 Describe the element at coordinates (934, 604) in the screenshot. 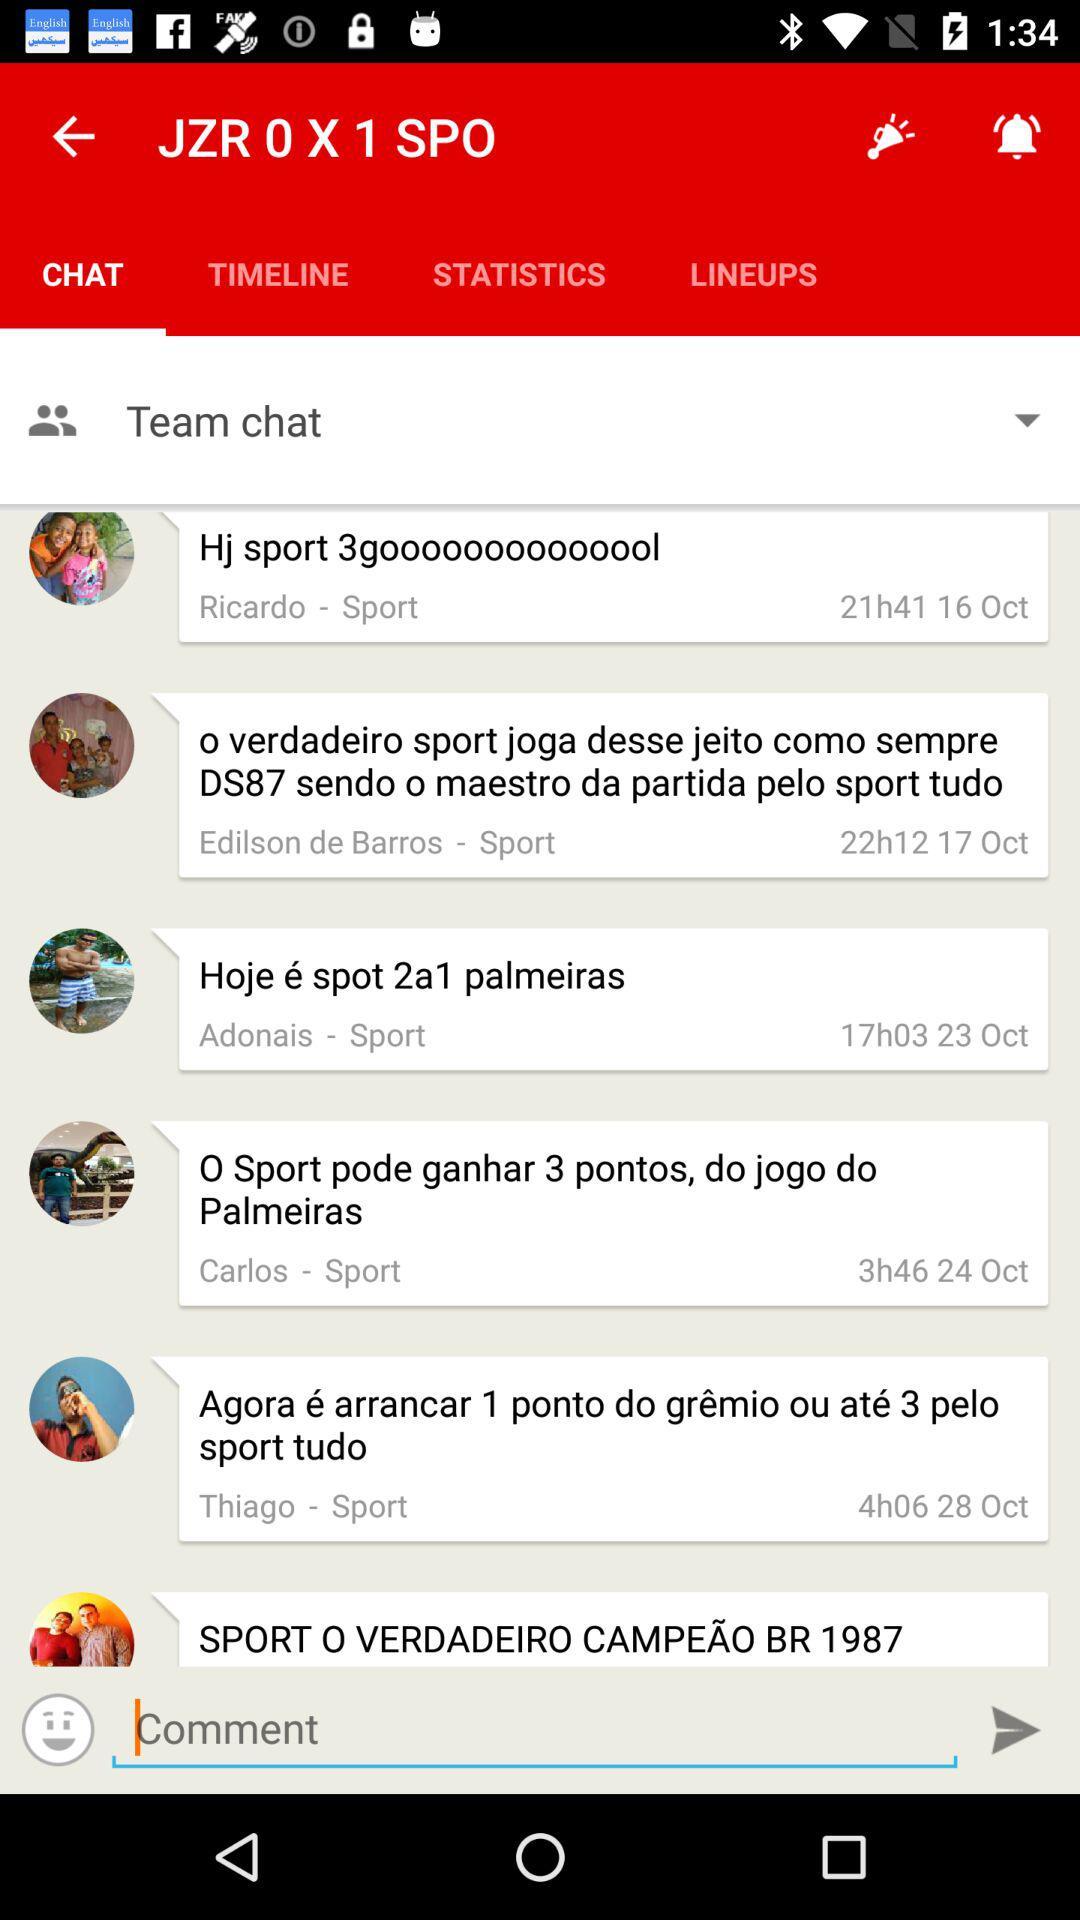

I see `21h41 16 oct icon` at that location.